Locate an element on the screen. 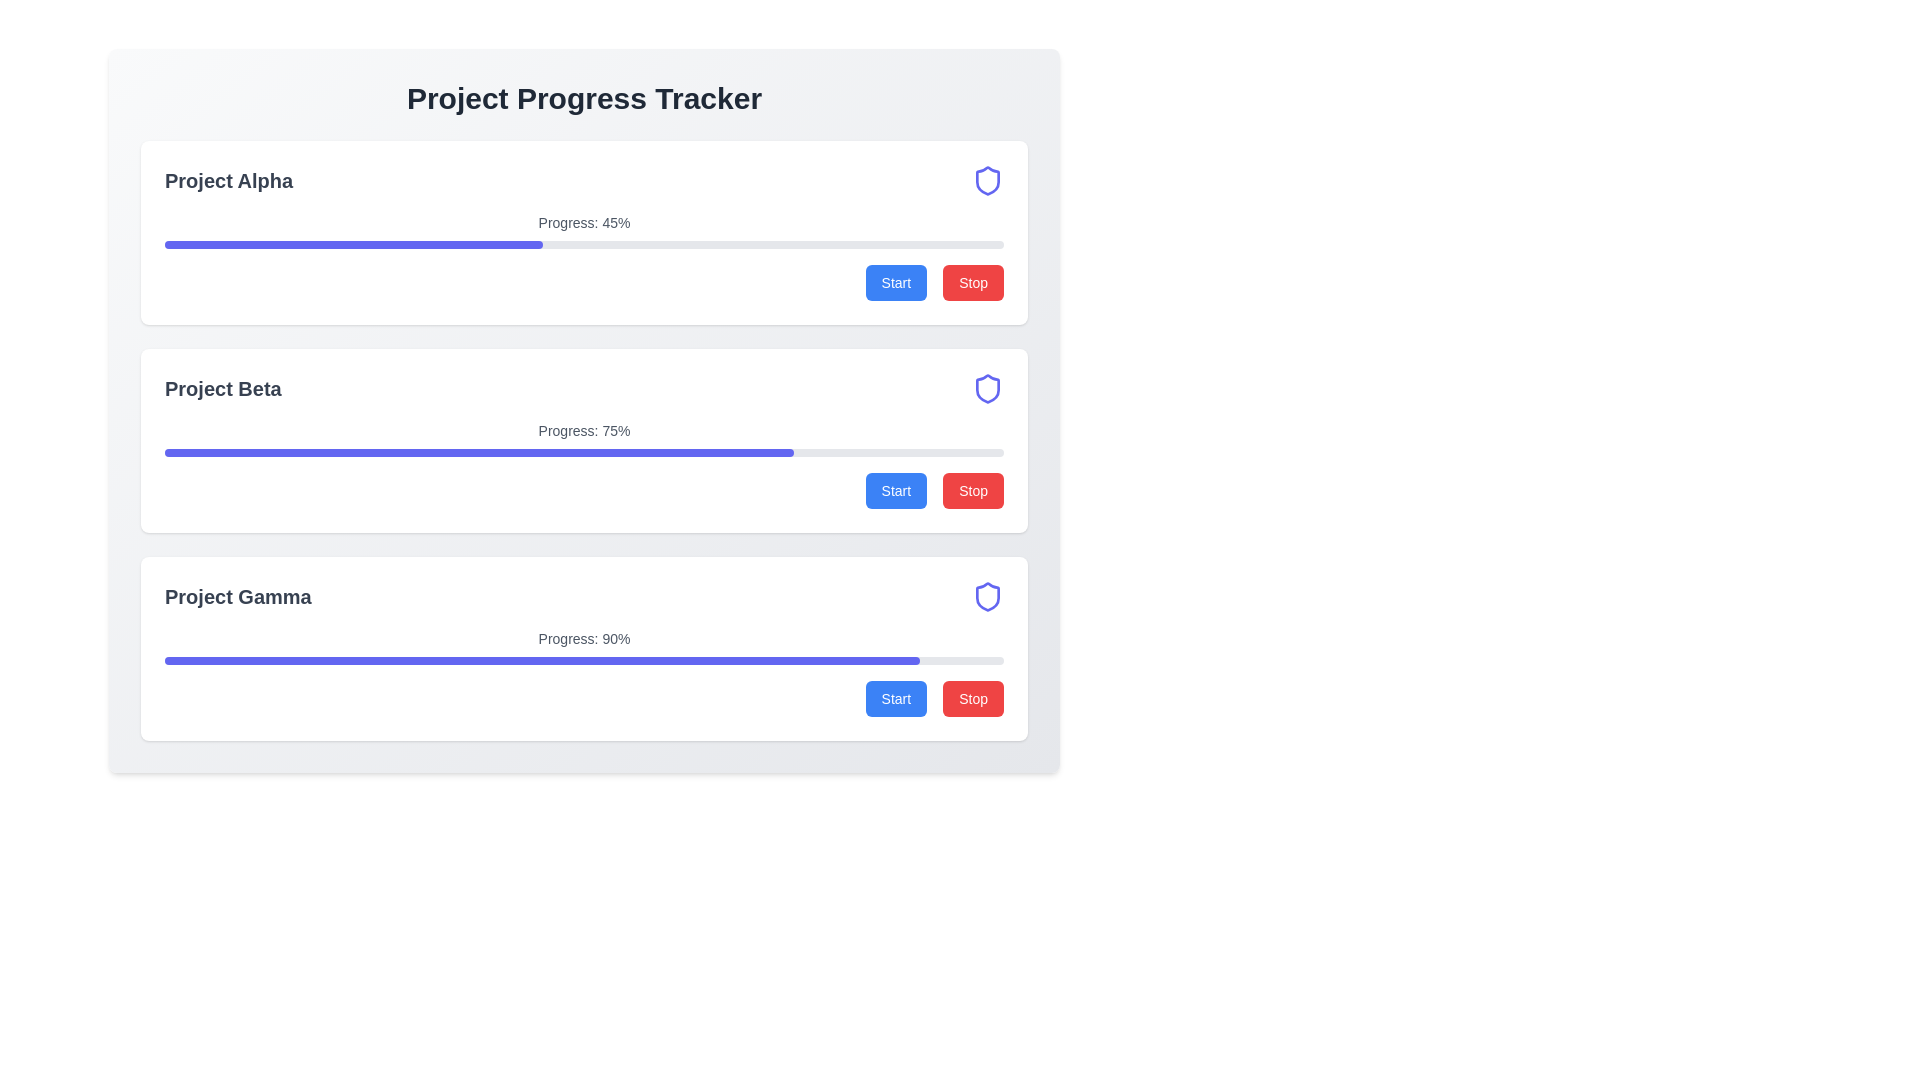  the 'Project Gamma' text label for accessibility by moving the pointer to its center is located at coordinates (238, 596).